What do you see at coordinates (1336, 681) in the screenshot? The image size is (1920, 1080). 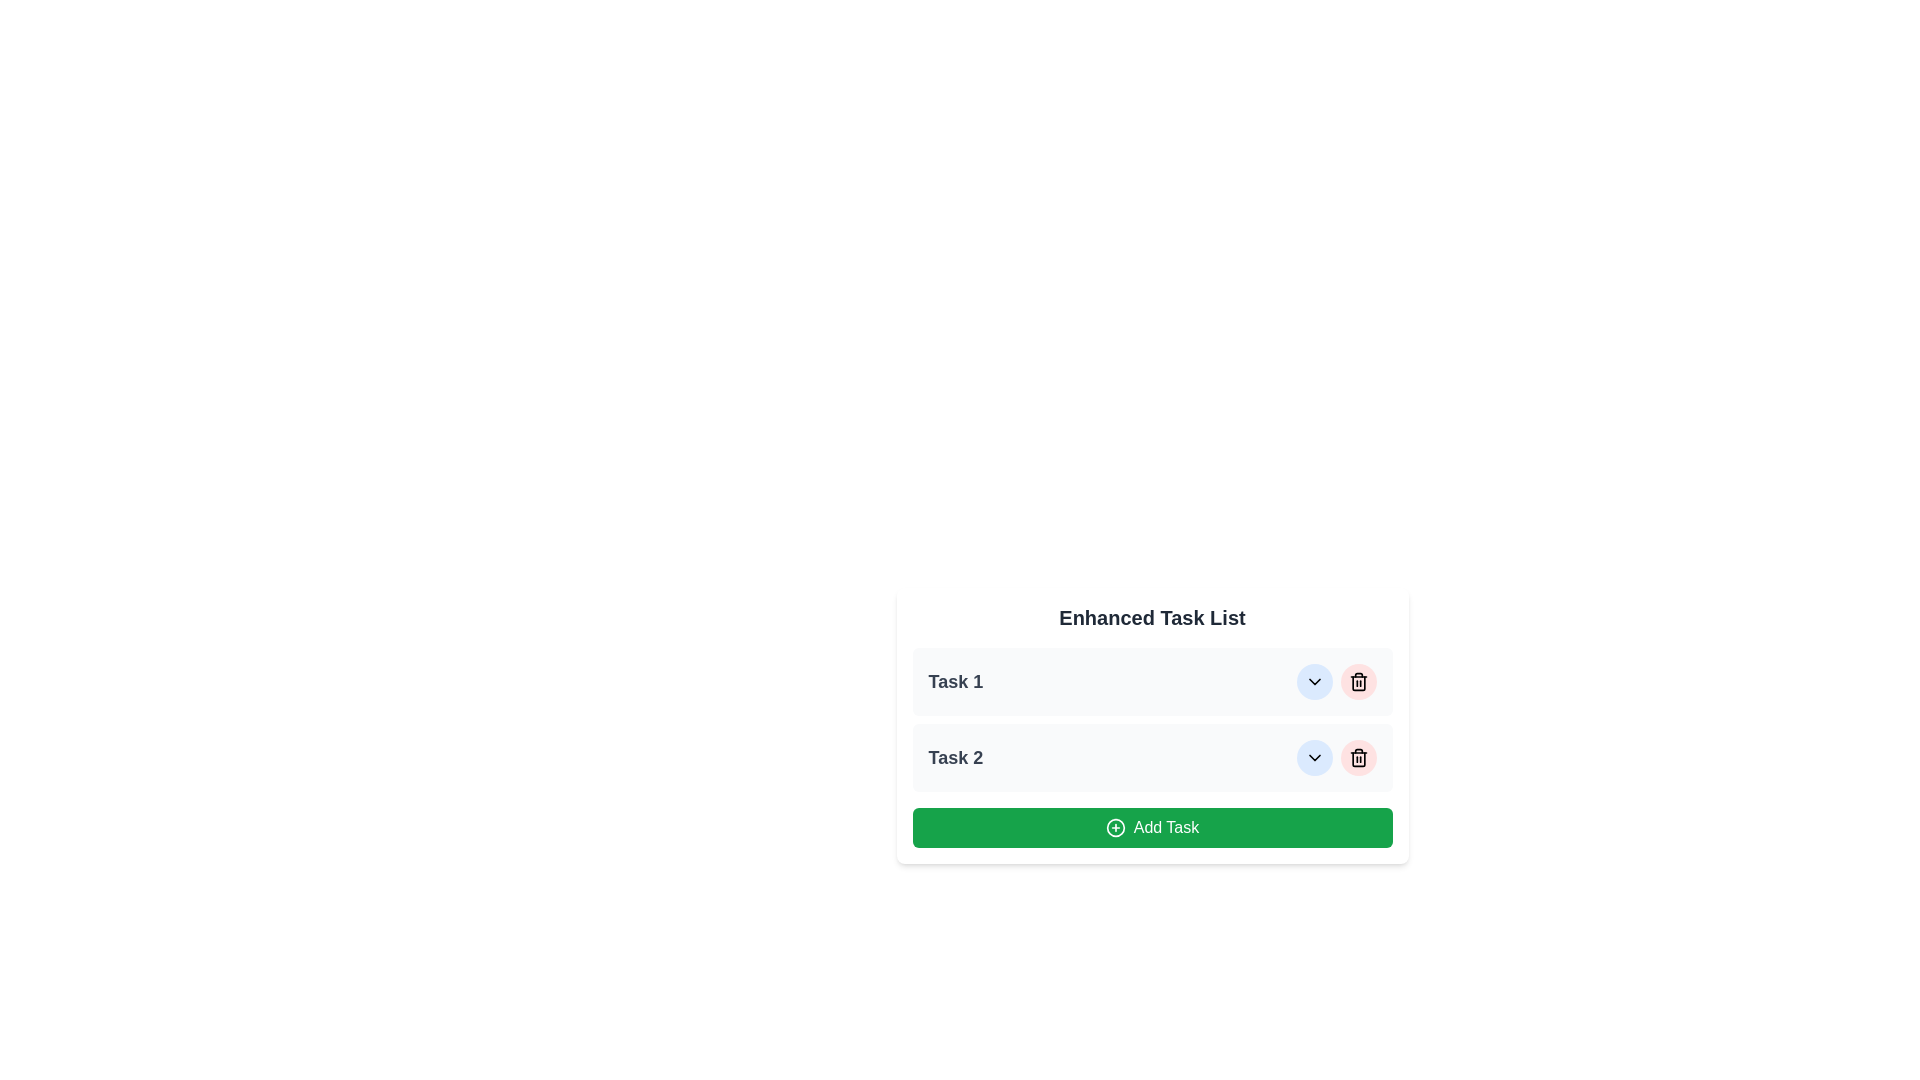 I see `the grouped action buttons for the first task item, which includes a dropdown toggle (left icon) and a delete action (right icon), located at the far-right side next to 'Task 1'` at bounding box center [1336, 681].